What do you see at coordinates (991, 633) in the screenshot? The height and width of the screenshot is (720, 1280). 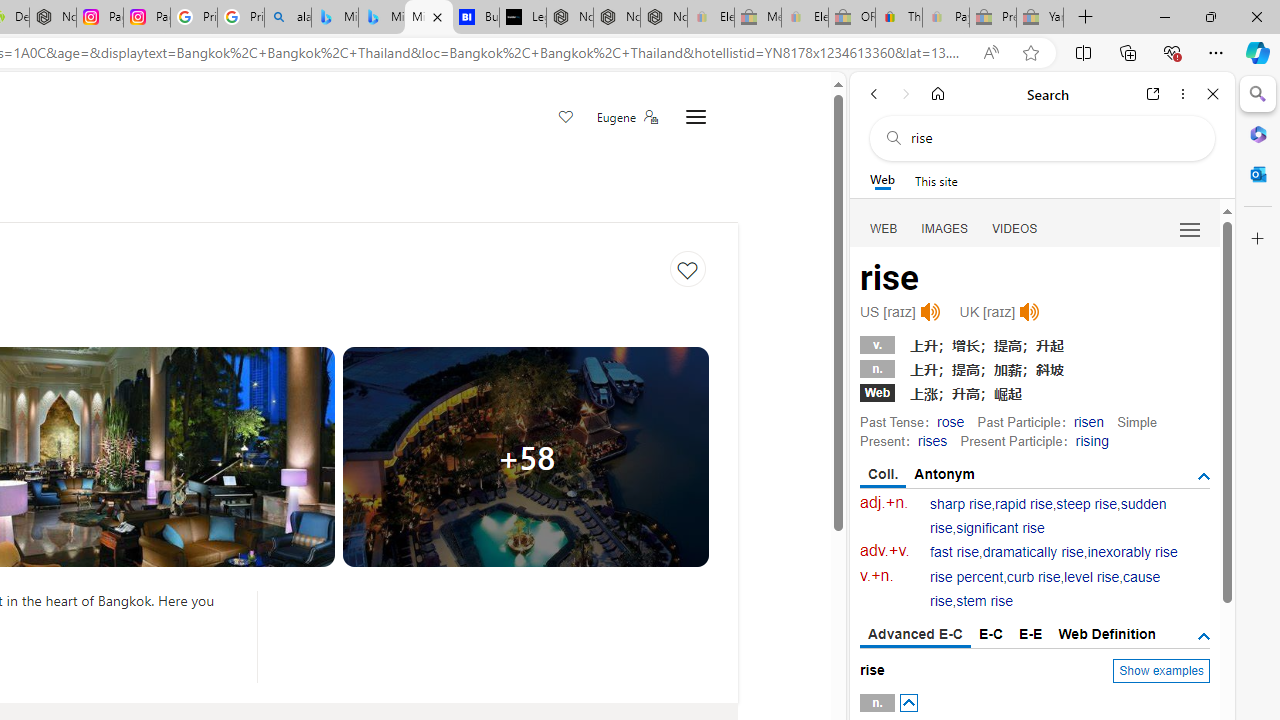 I see `'E-C'` at bounding box center [991, 633].